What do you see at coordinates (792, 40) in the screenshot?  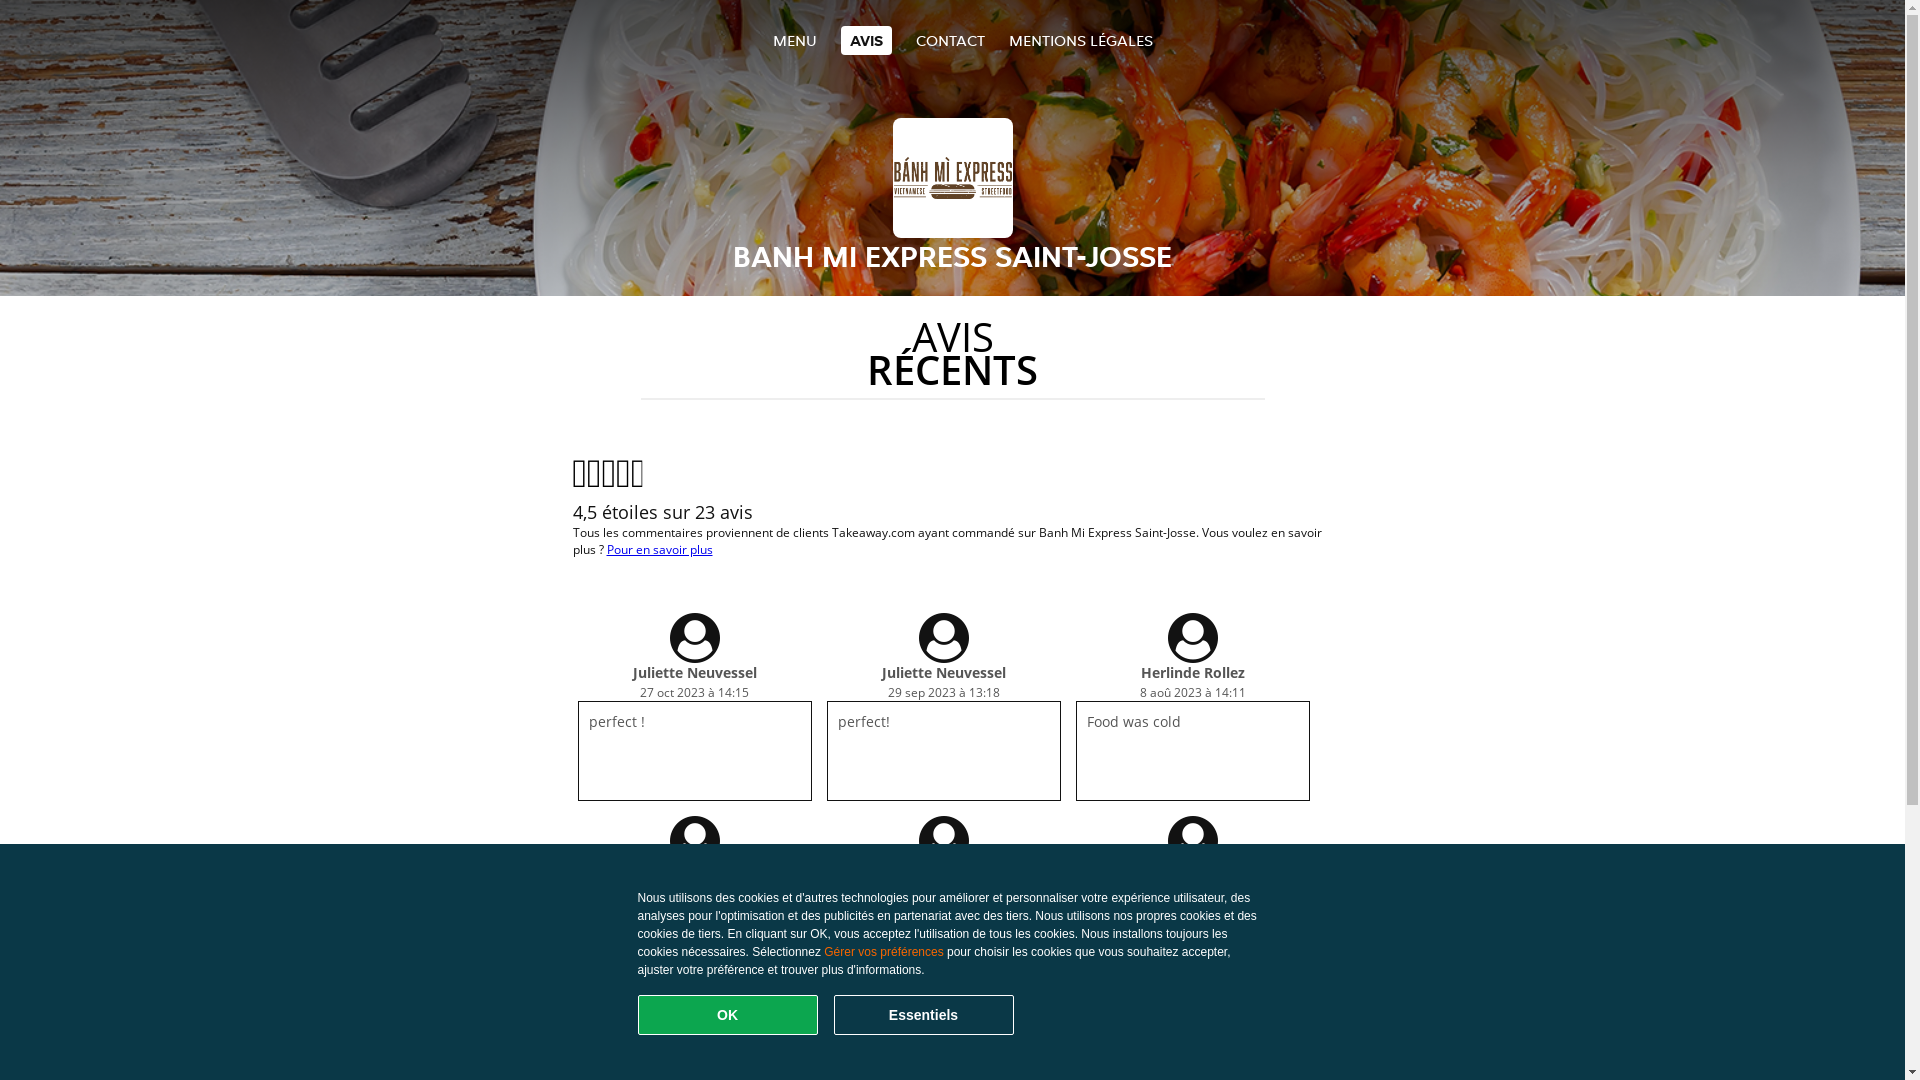 I see `'MENU'` at bounding box center [792, 40].